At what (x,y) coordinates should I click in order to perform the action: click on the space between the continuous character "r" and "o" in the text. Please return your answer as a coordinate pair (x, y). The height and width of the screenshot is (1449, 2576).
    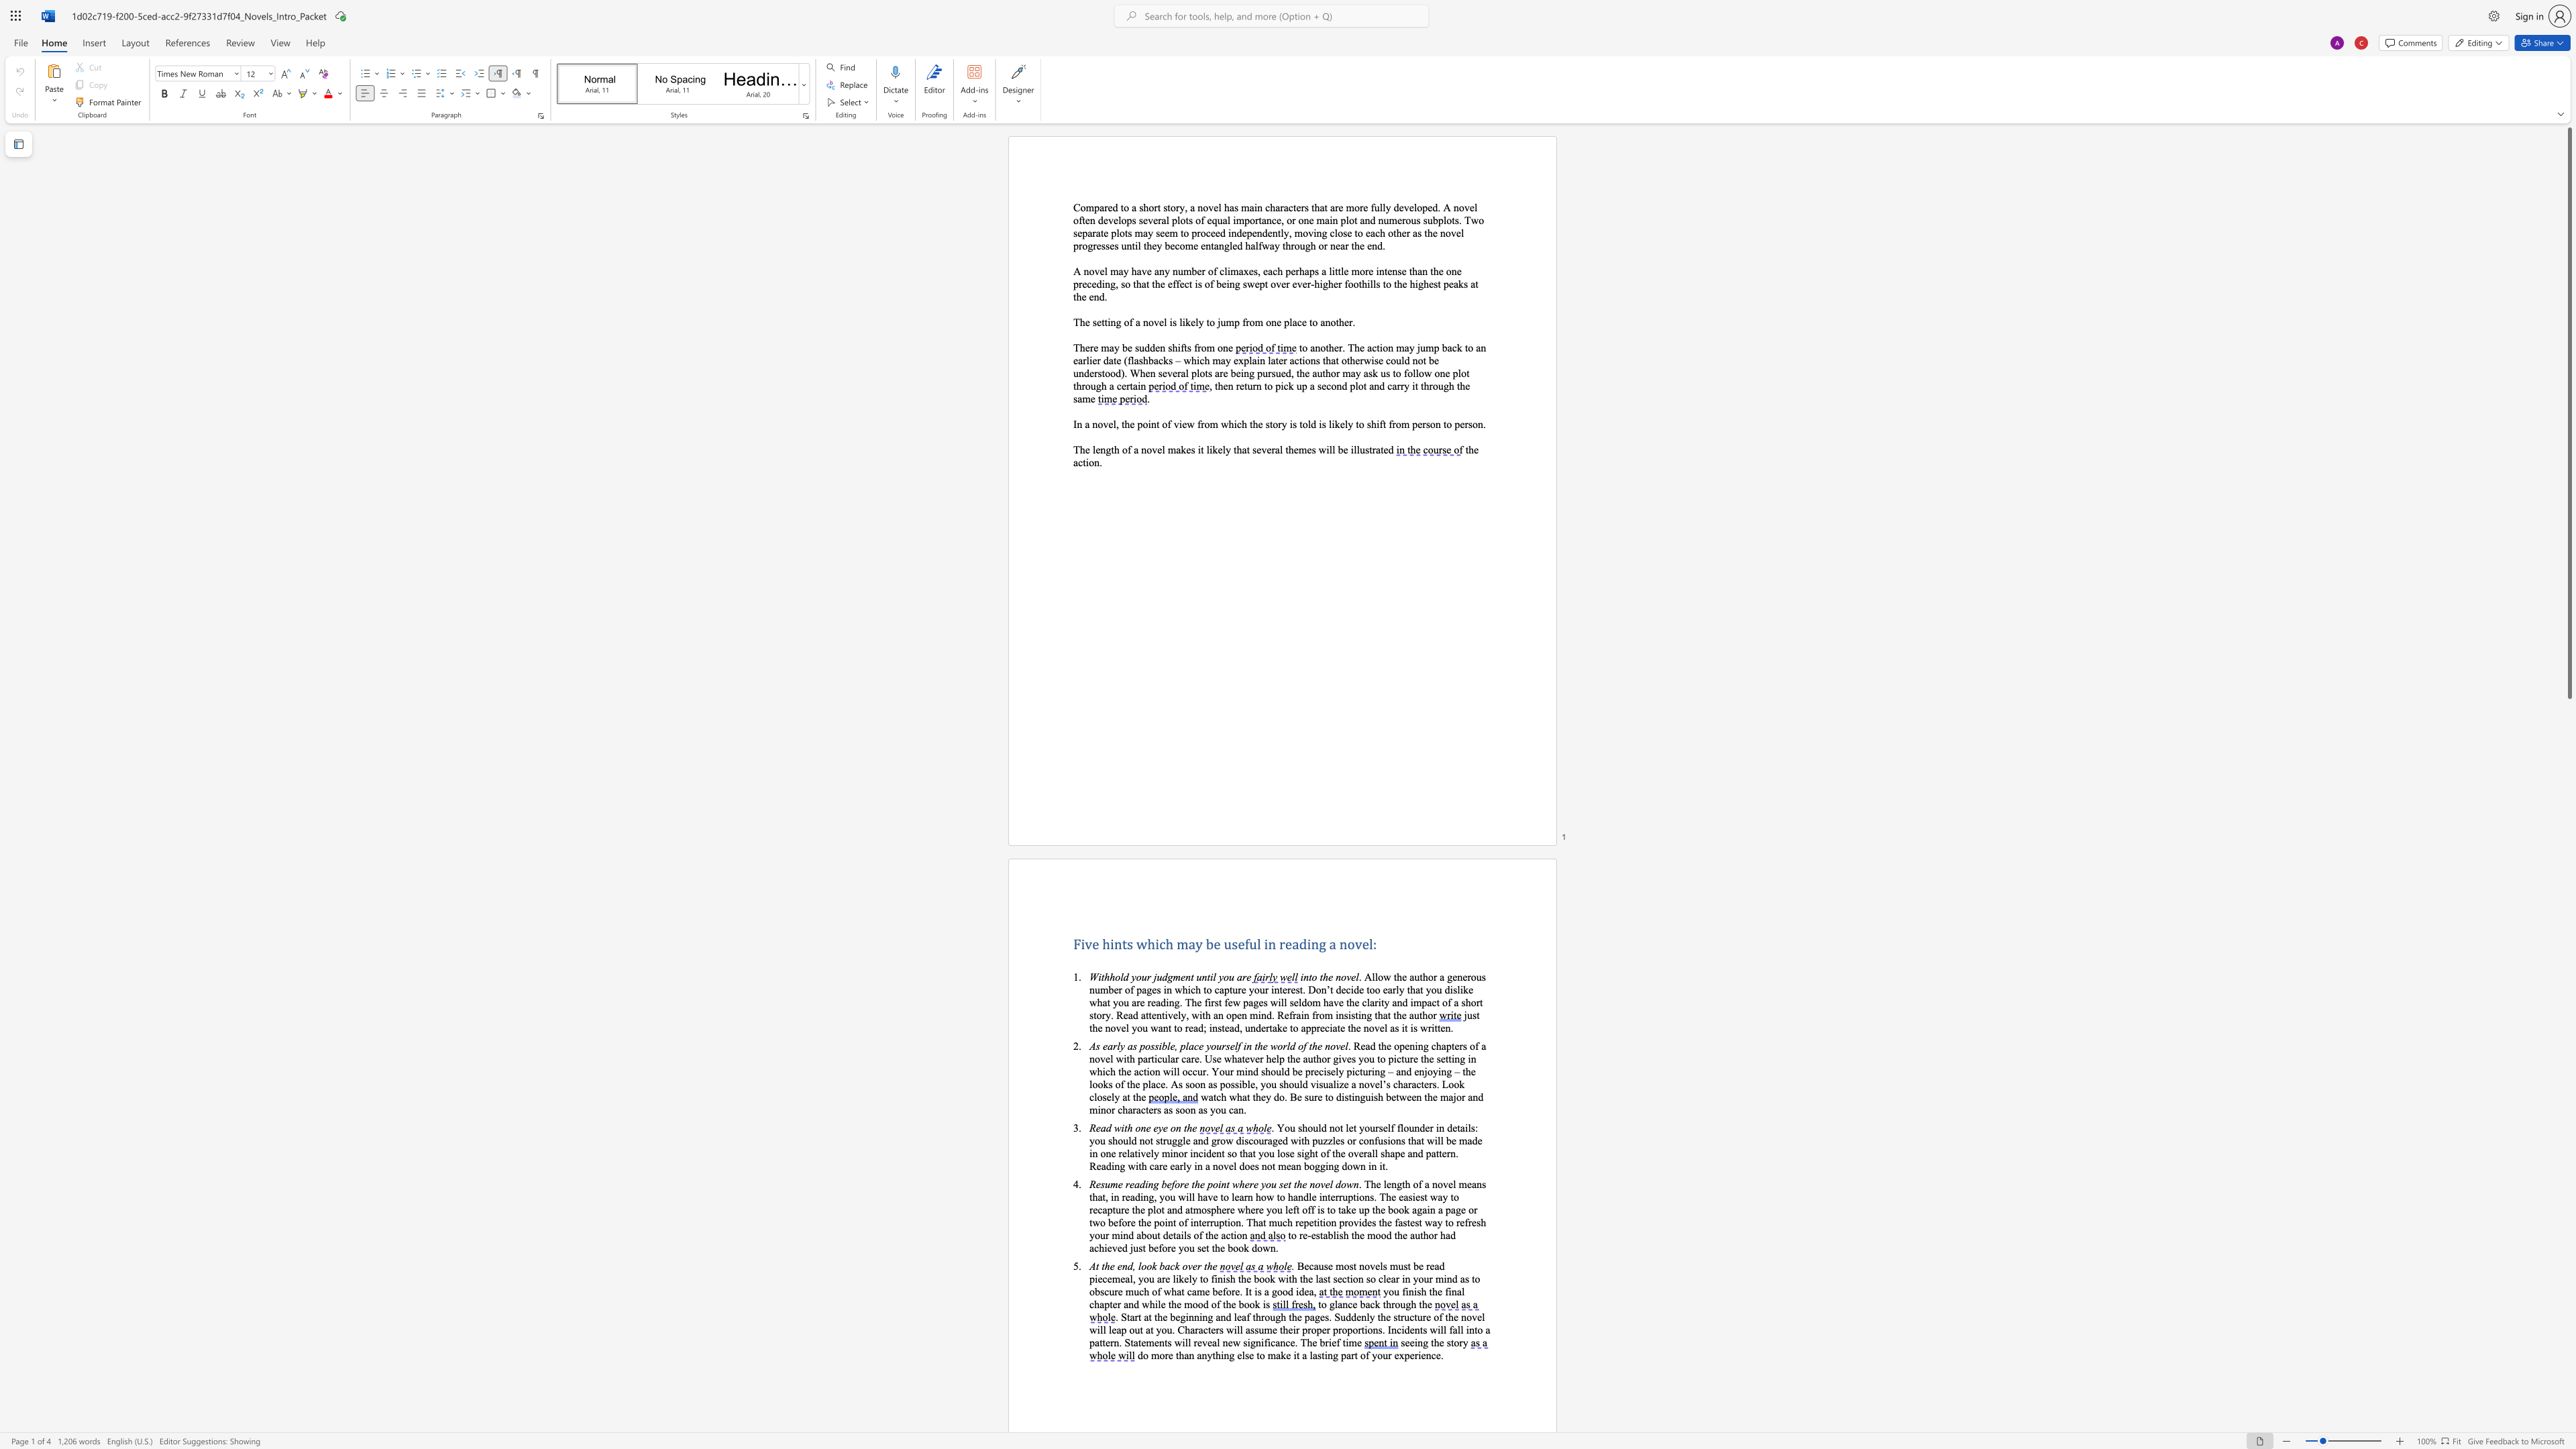
    Looking at the image, I should click on (1395, 1303).